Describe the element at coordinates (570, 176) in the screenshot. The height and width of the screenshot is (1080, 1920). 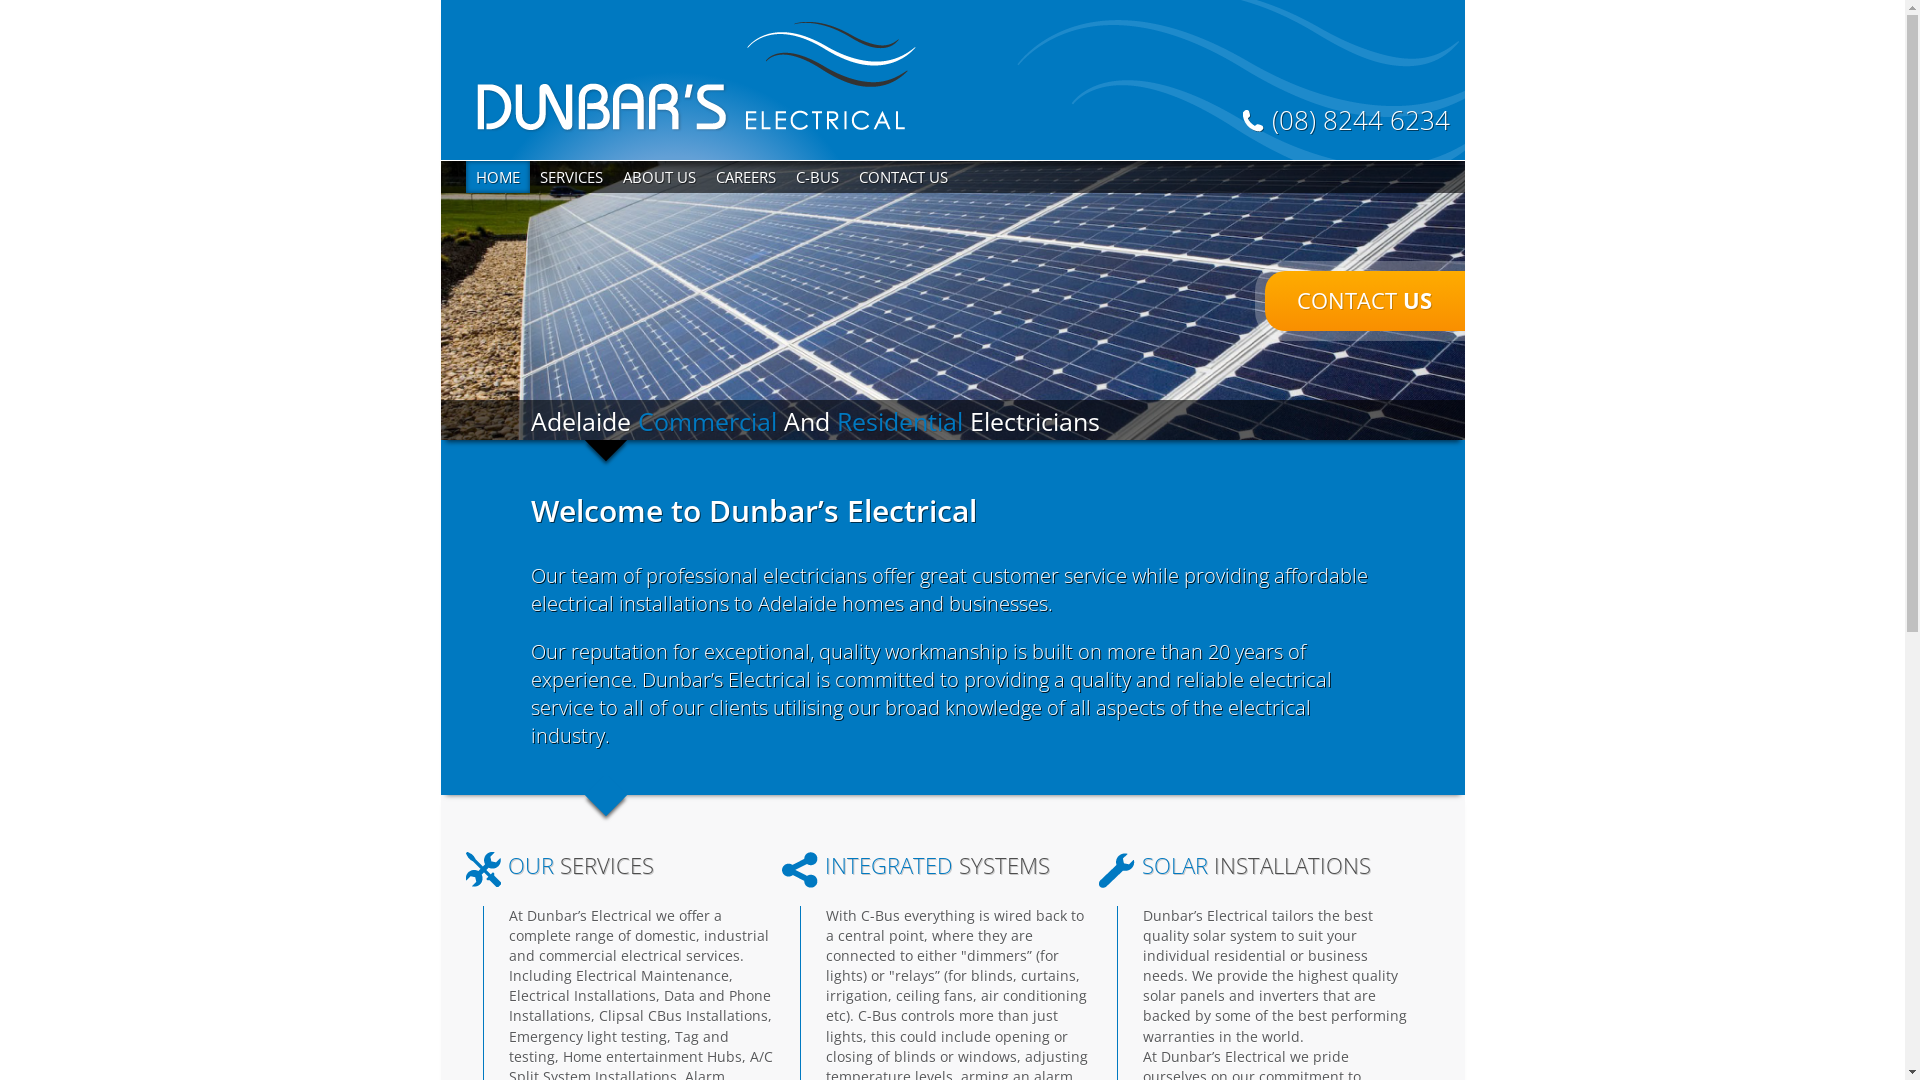
I see `'SERVICES'` at that location.